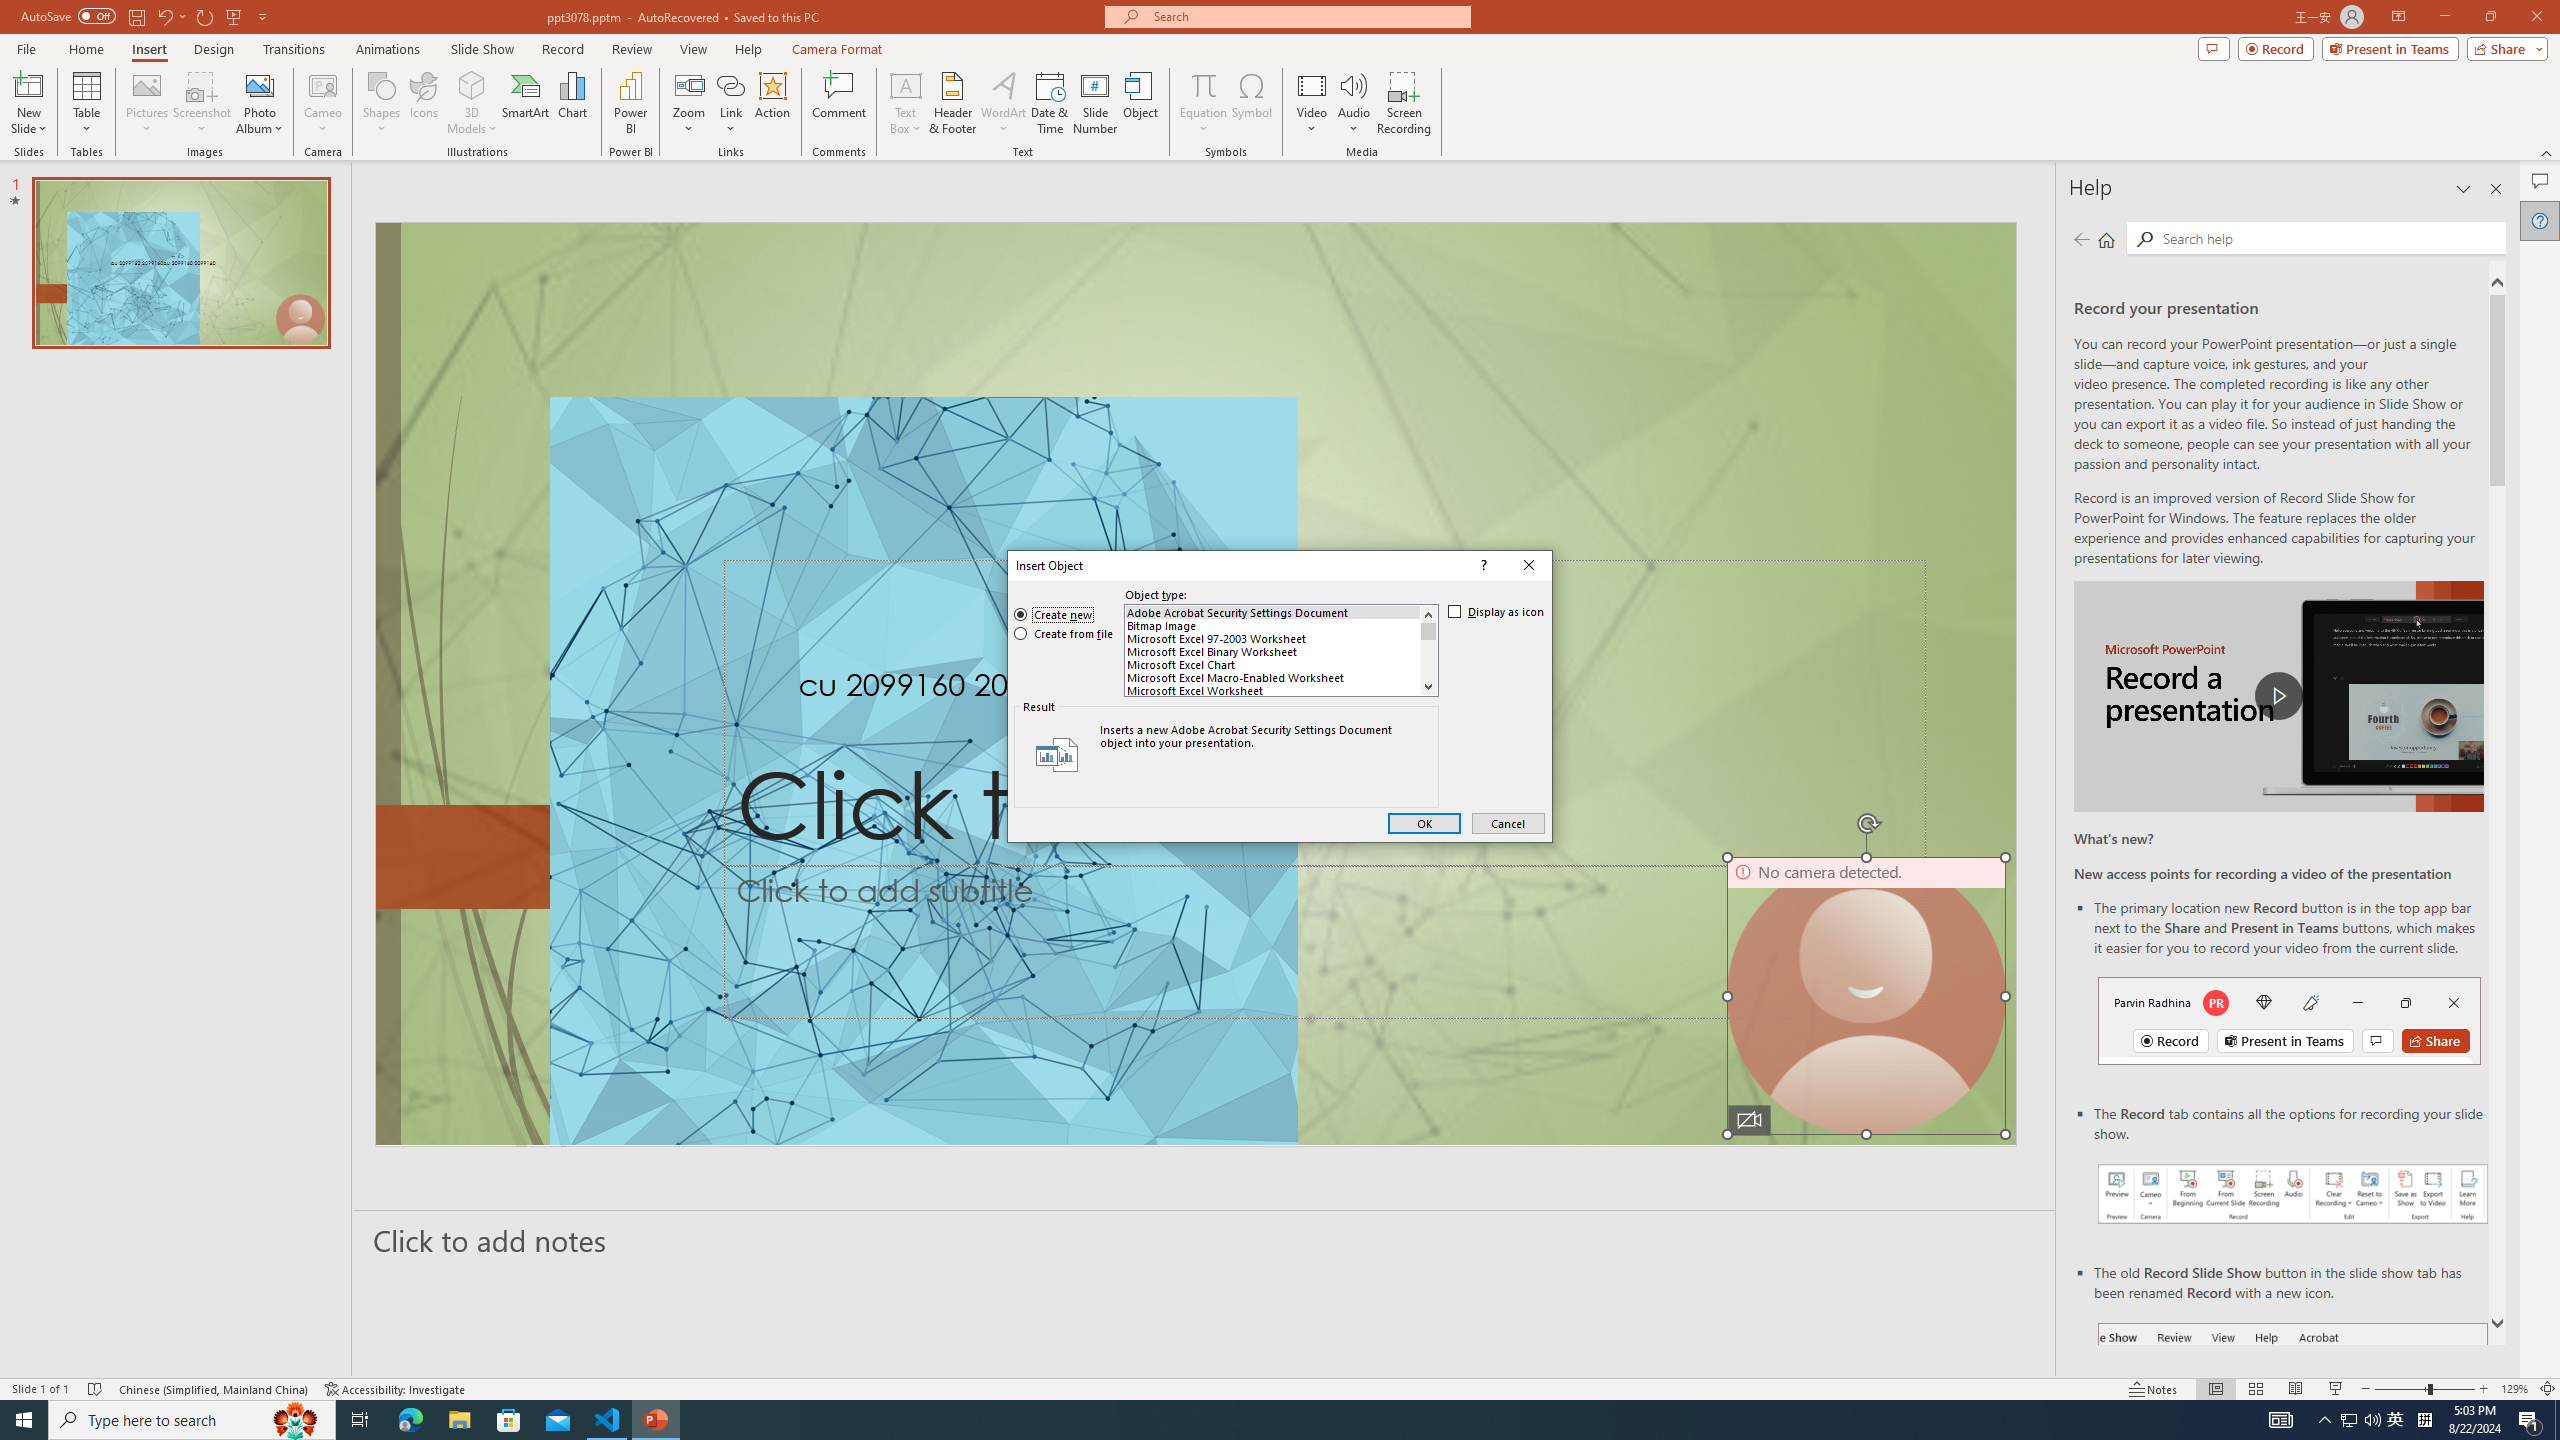  What do you see at coordinates (472, 84) in the screenshot?
I see `'3D Models'` at bounding box center [472, 84].